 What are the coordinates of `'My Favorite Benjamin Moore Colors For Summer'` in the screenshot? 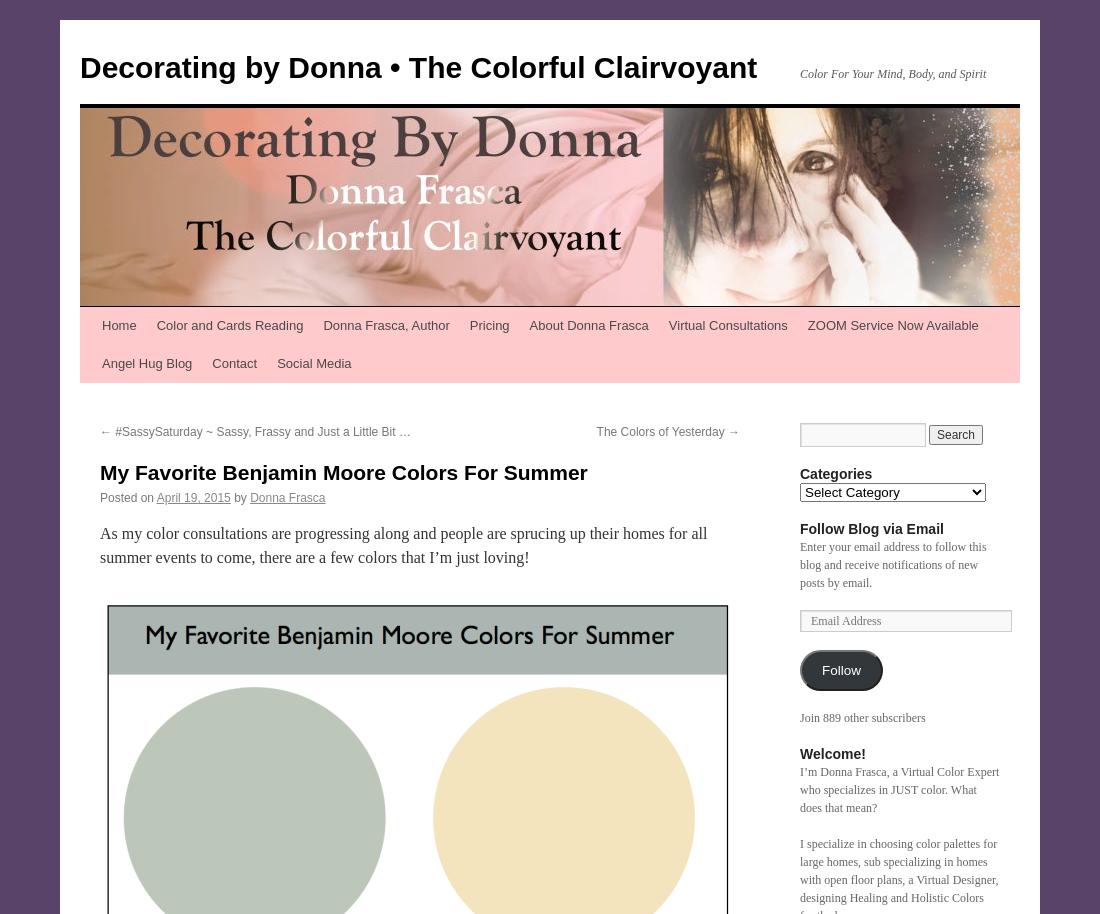 It's located at (99, 472).